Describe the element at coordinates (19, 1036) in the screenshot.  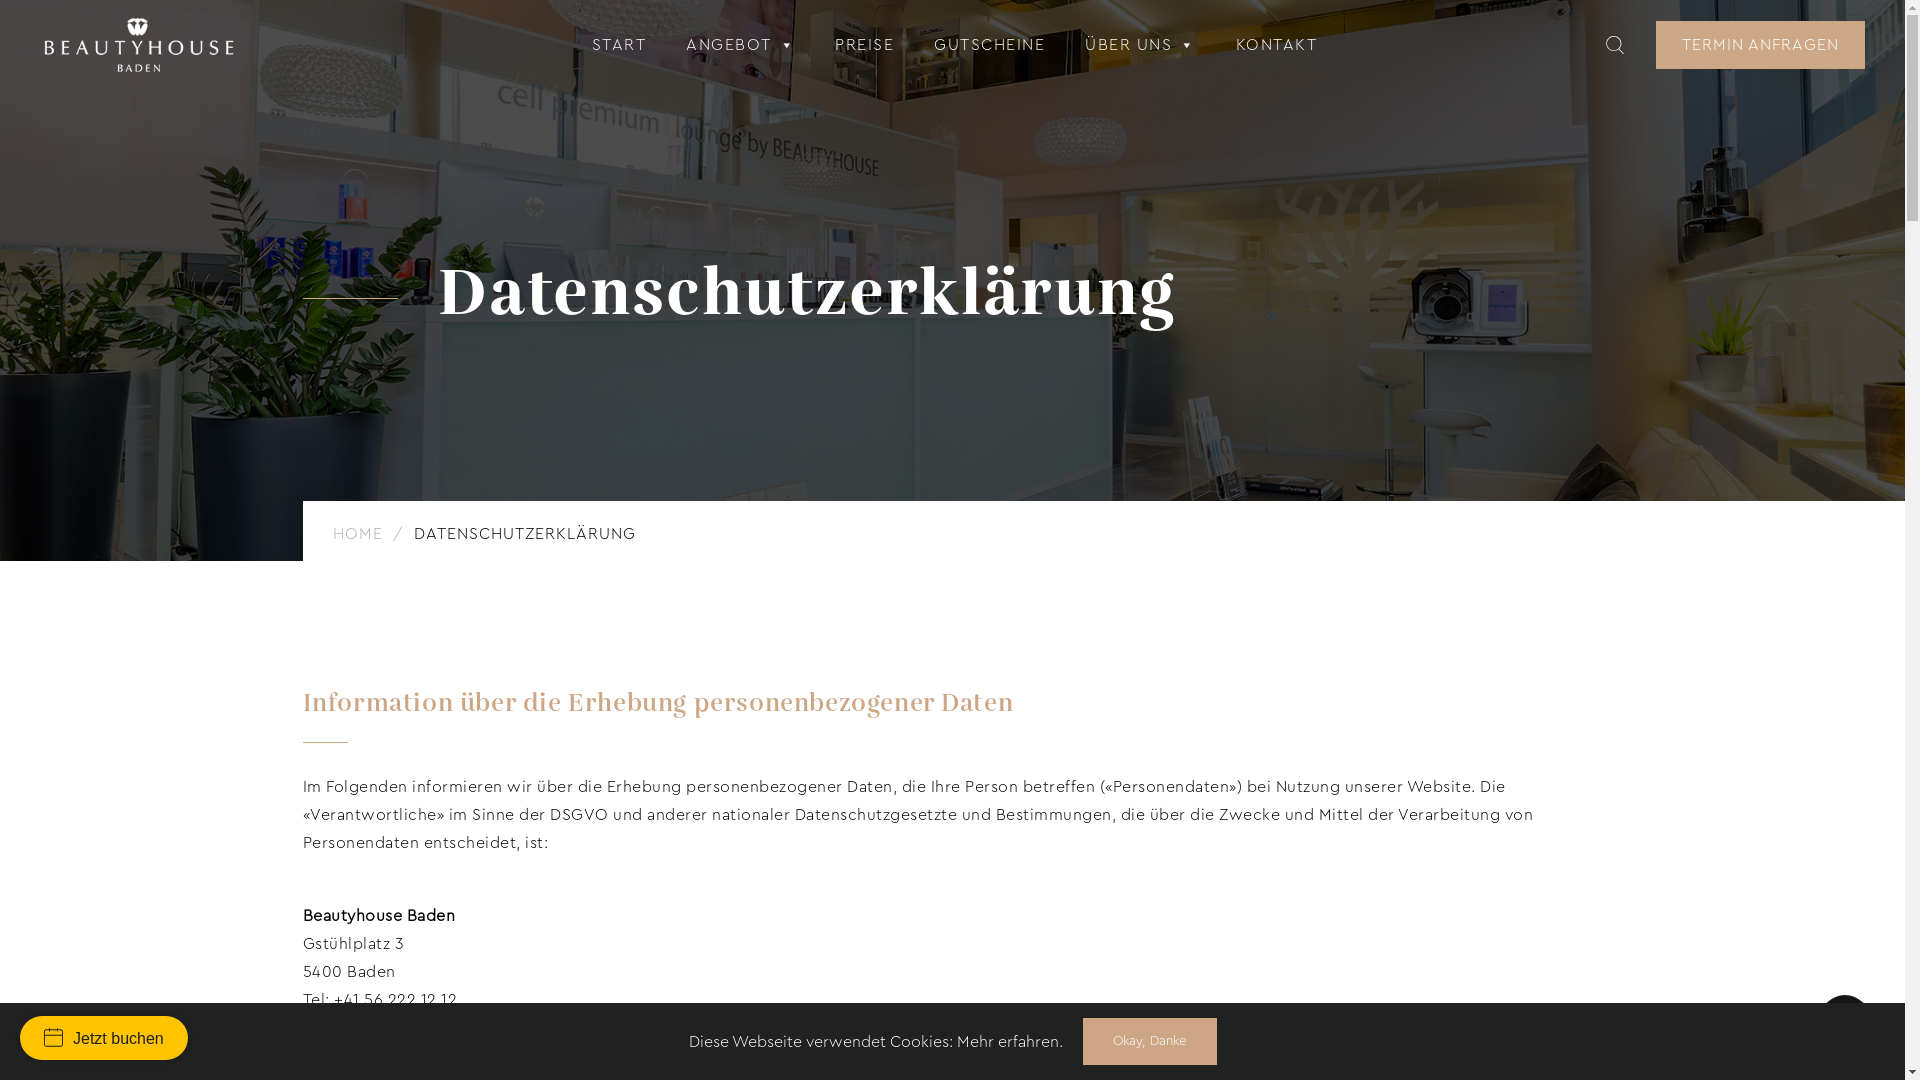
I see `'Jetzt buchen'` at that location.